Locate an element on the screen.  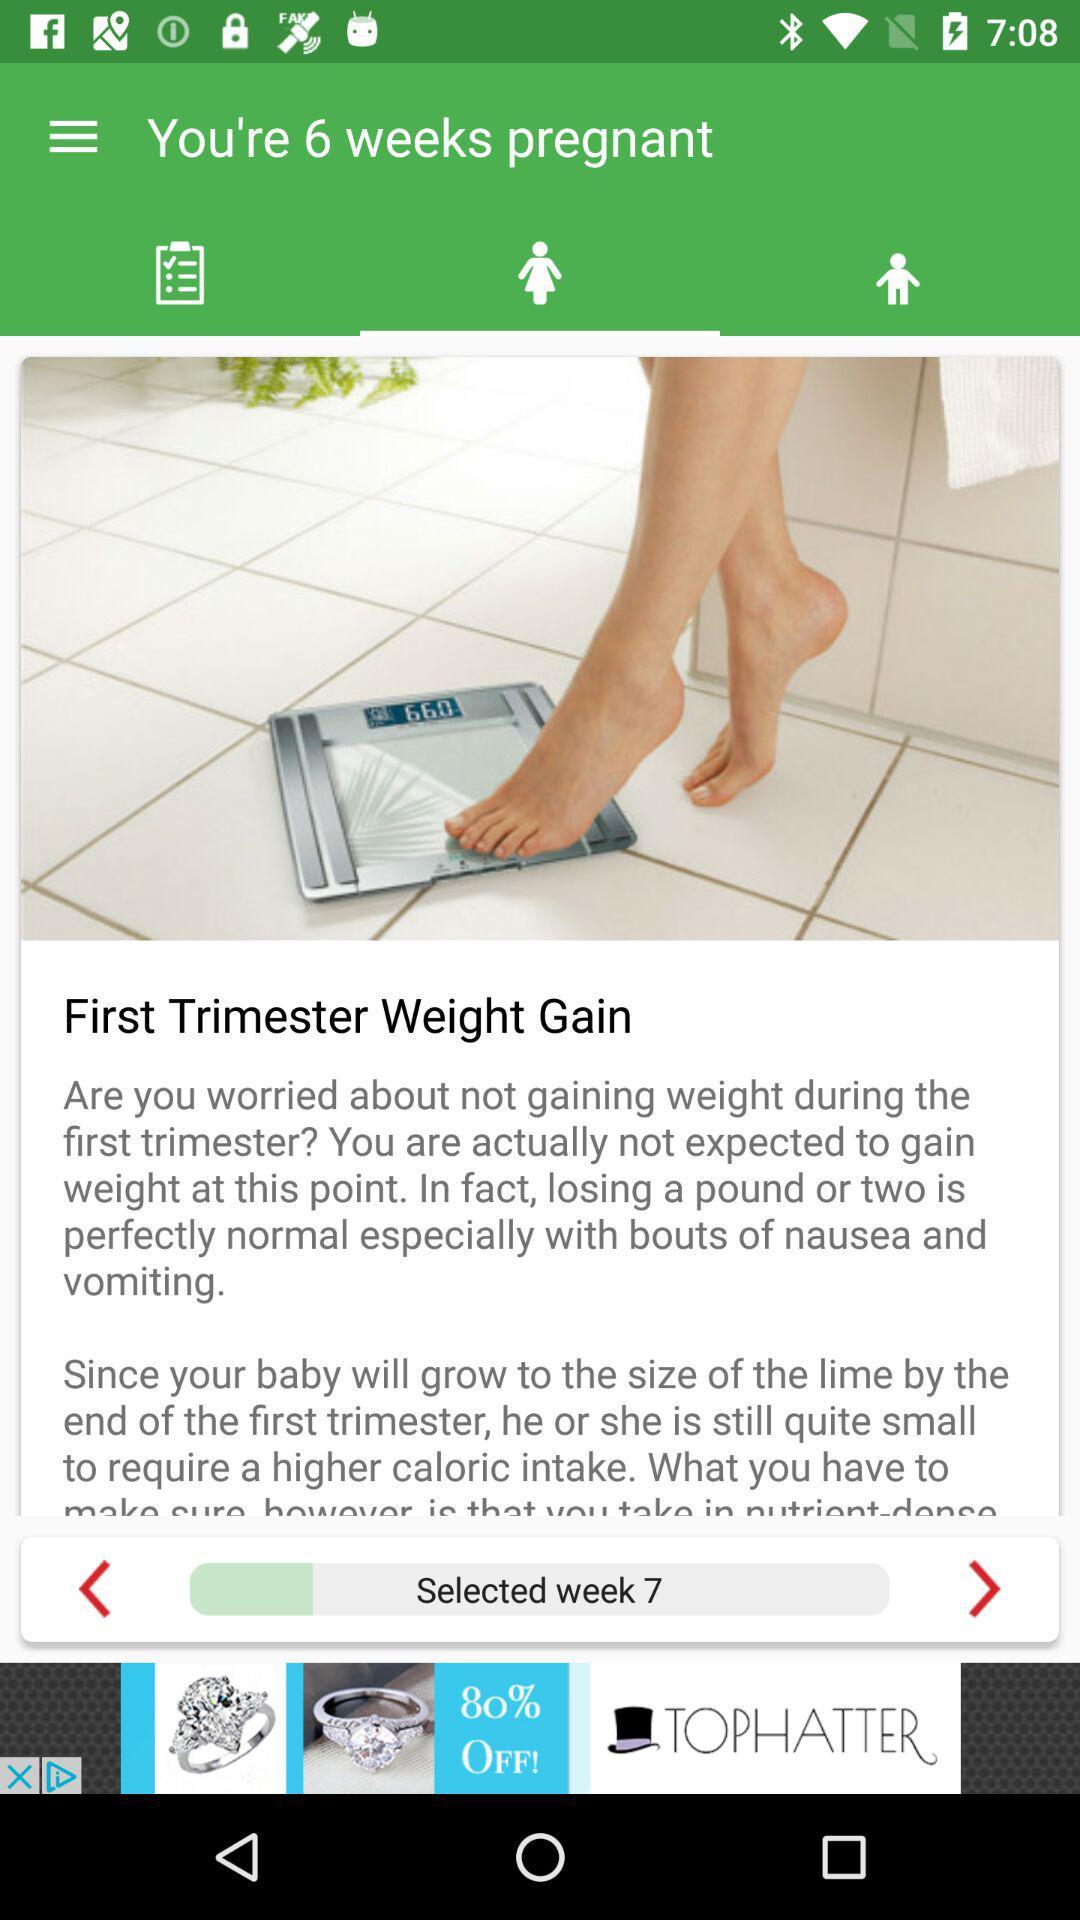
go back is located at coordinates (94, 1588).